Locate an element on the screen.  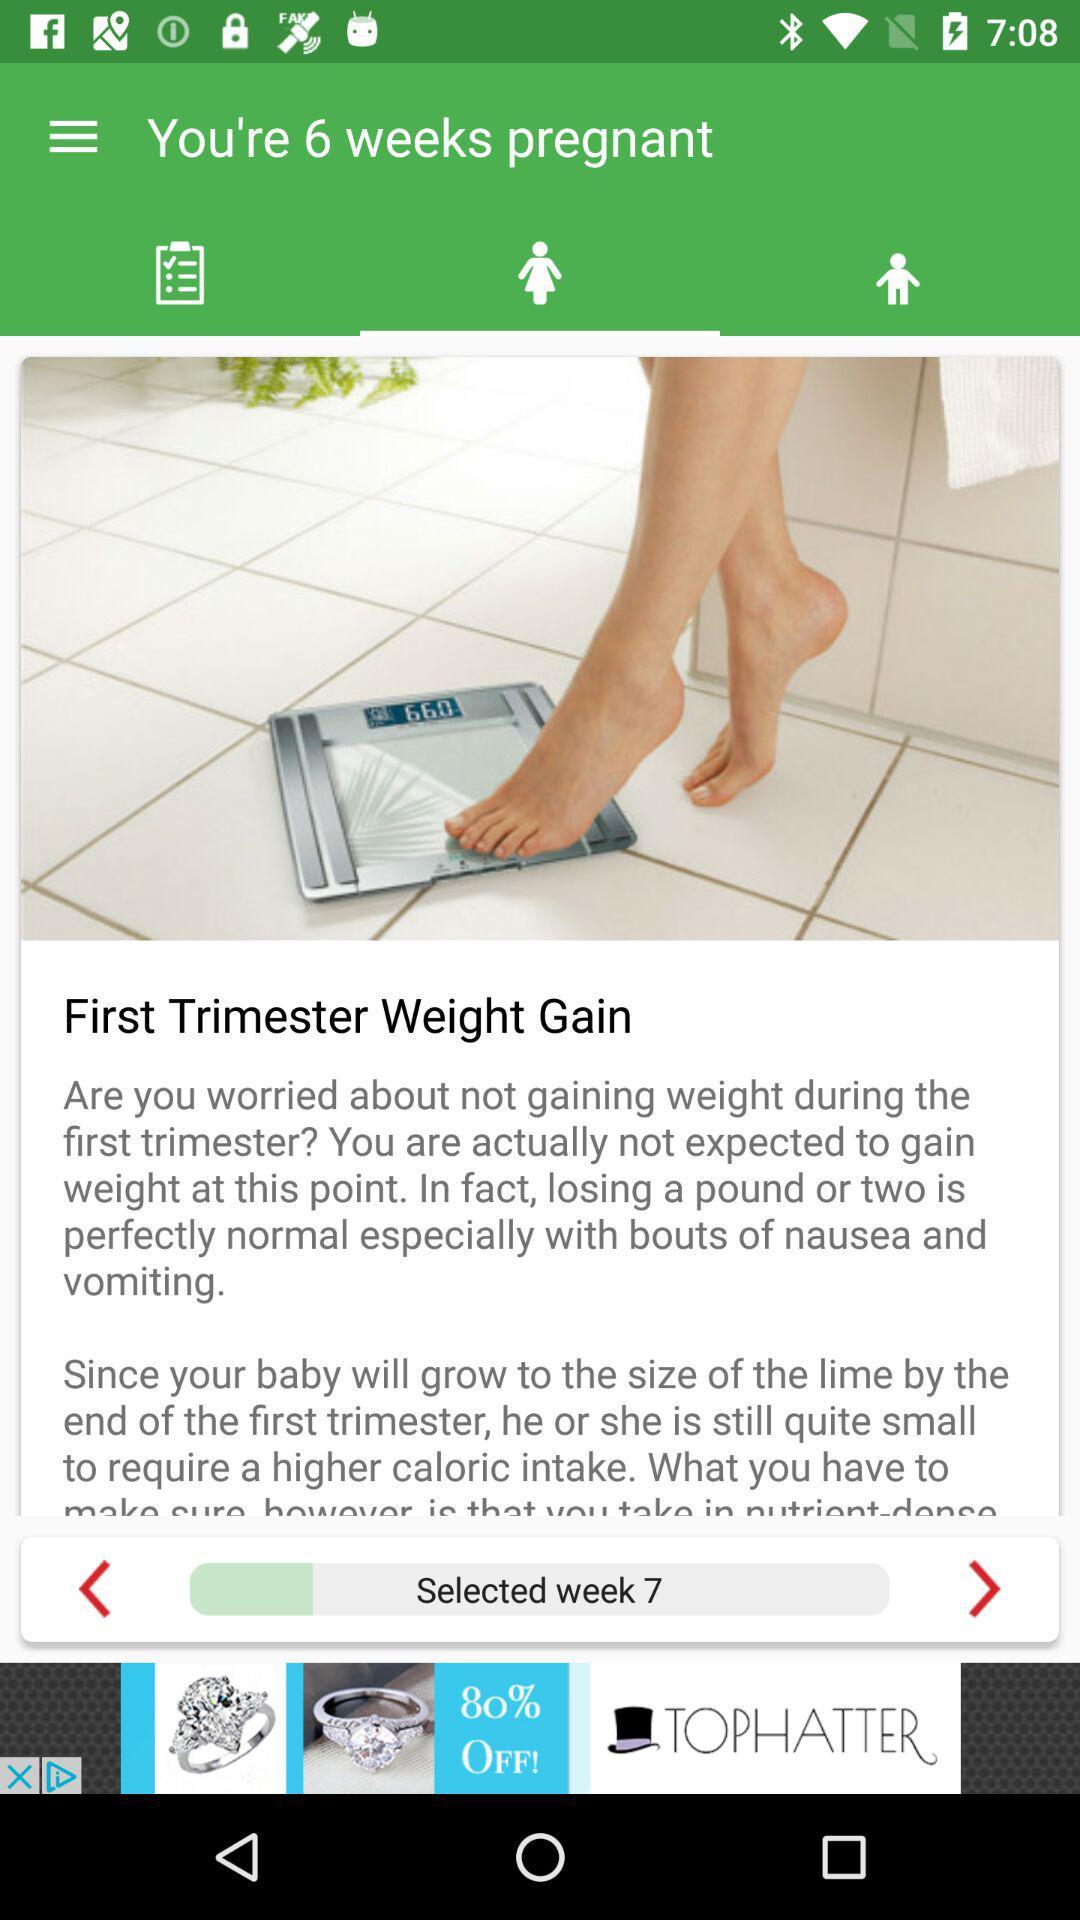
go back is located at coordinates (94, 1588).